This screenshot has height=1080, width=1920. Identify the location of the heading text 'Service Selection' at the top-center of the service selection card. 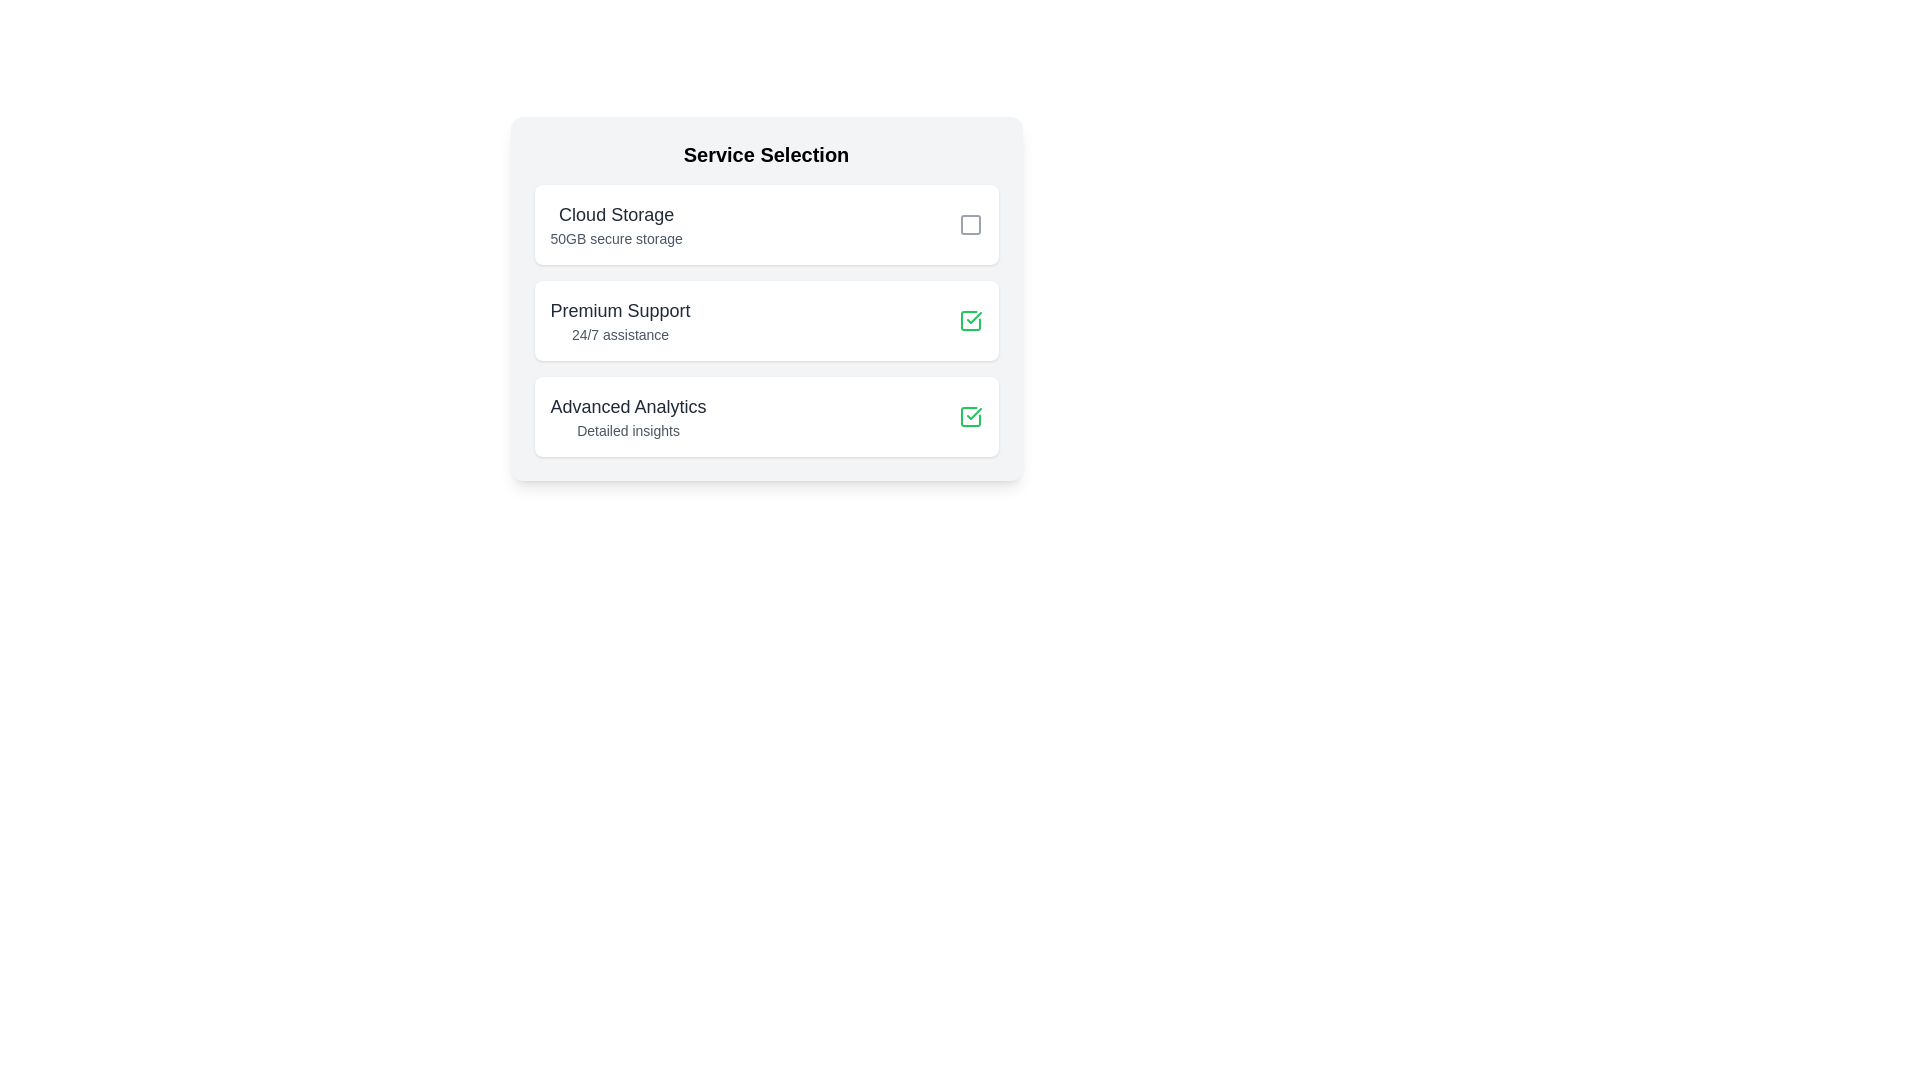
(765, 153).